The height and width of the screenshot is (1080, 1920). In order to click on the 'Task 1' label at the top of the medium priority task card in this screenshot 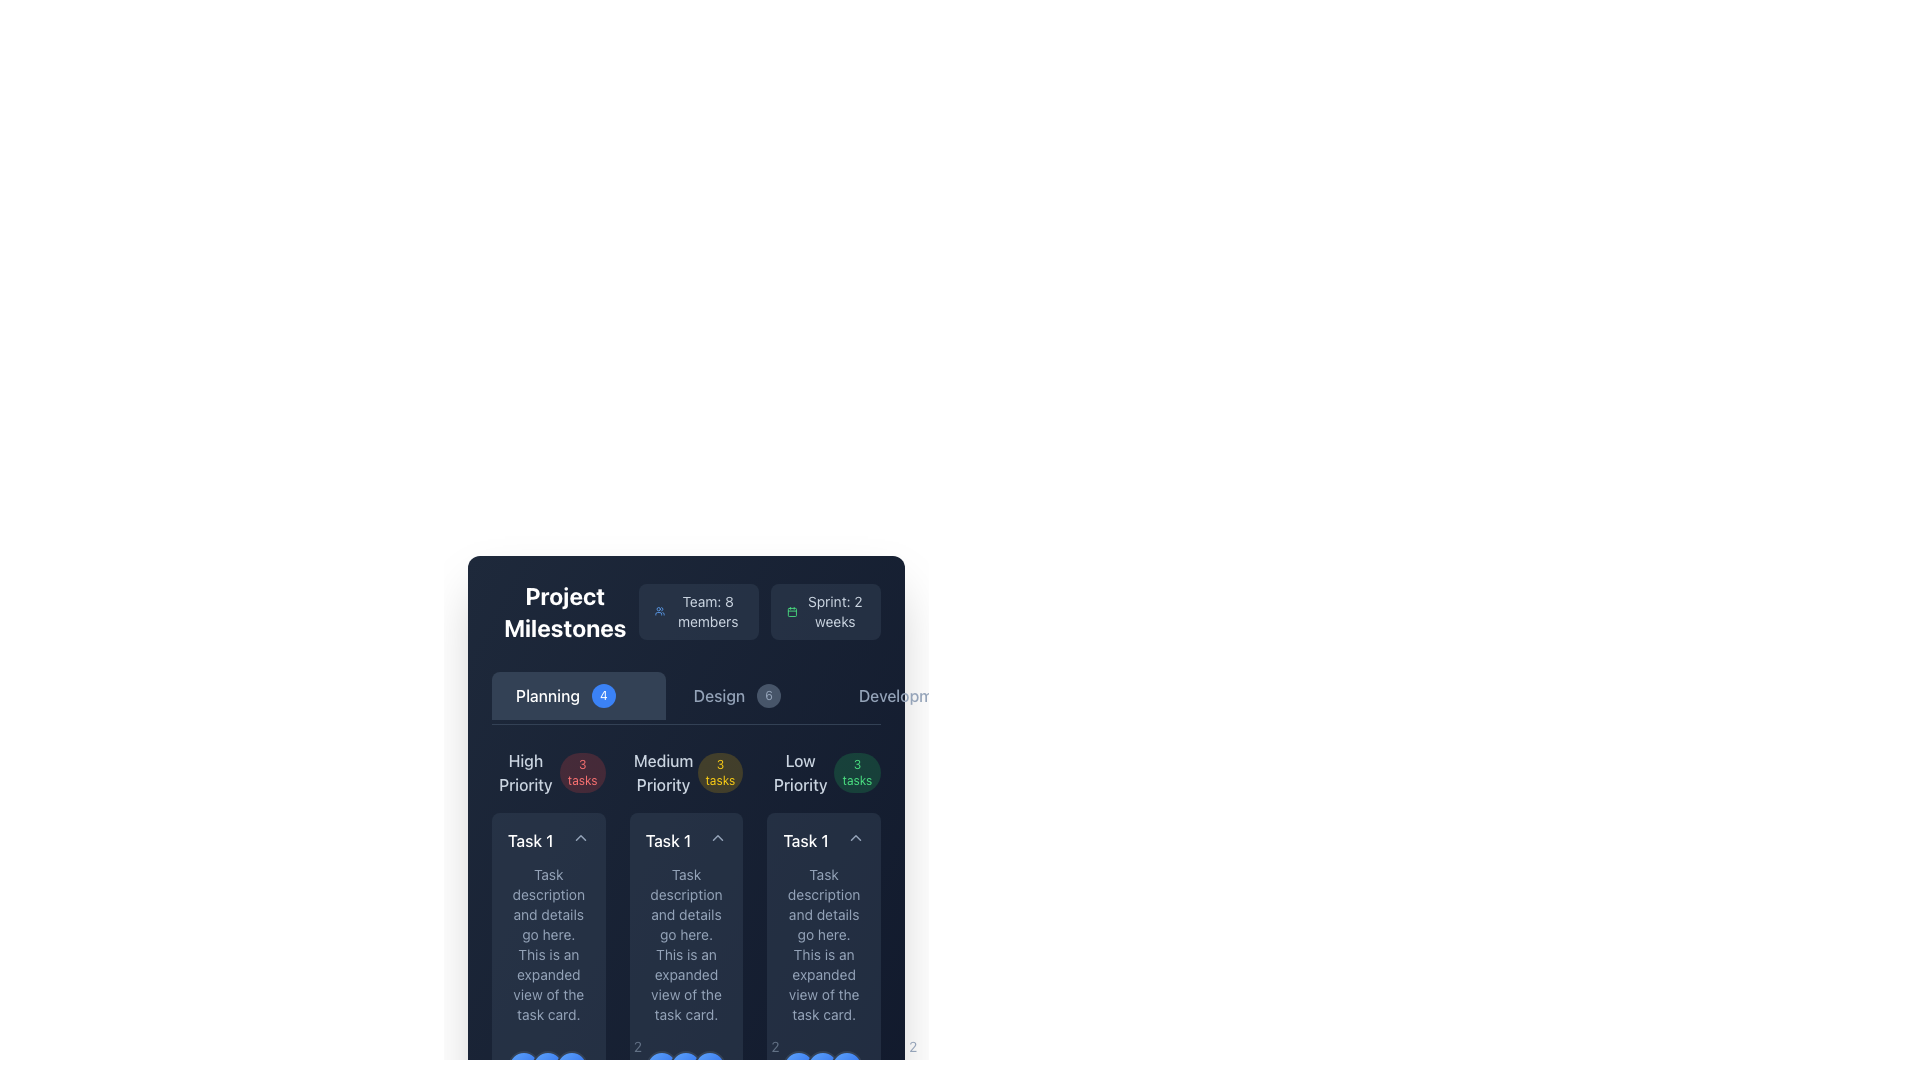, I will do `click(686, 840)`.